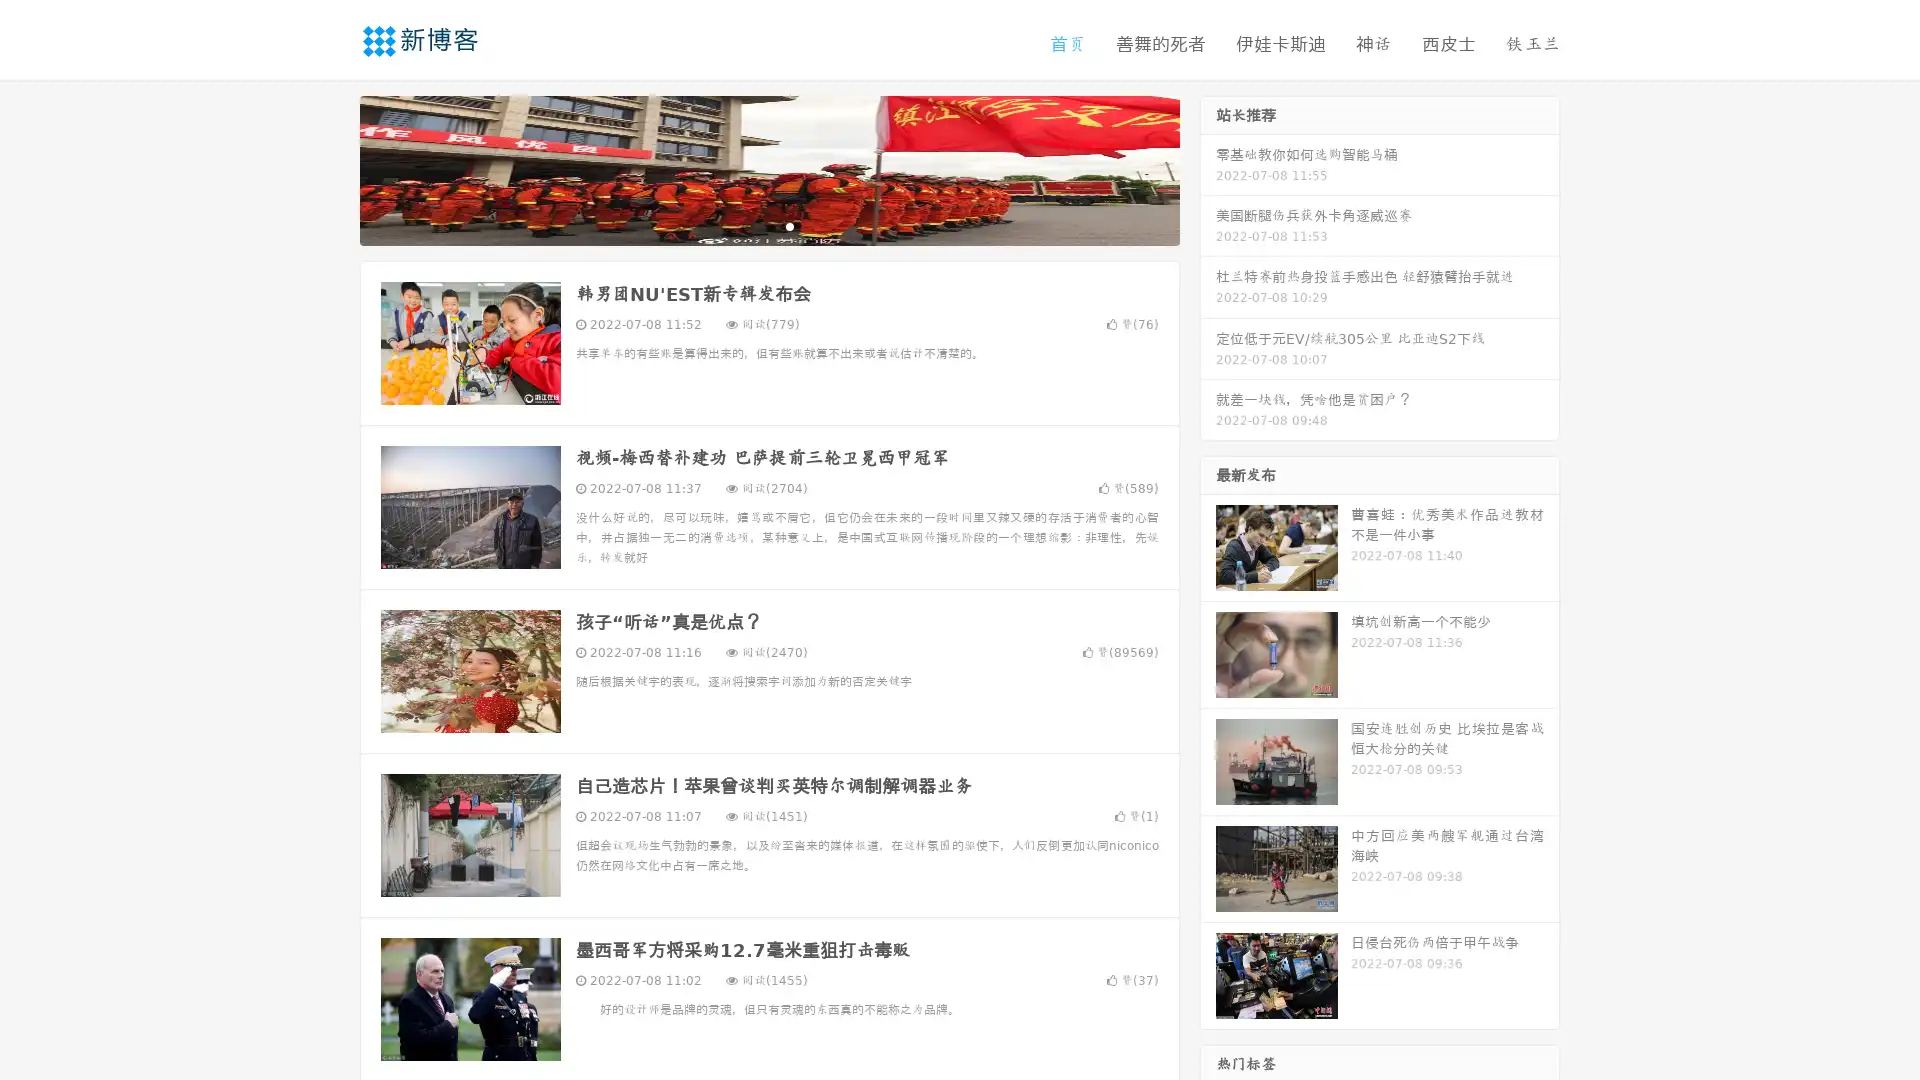 Image resolution: width=1920 pixels, height=1080 pixels. What do you see at coordinates (330, 168) in the screenshot?
I see `Previous slide` at bounding box center [330, 168].